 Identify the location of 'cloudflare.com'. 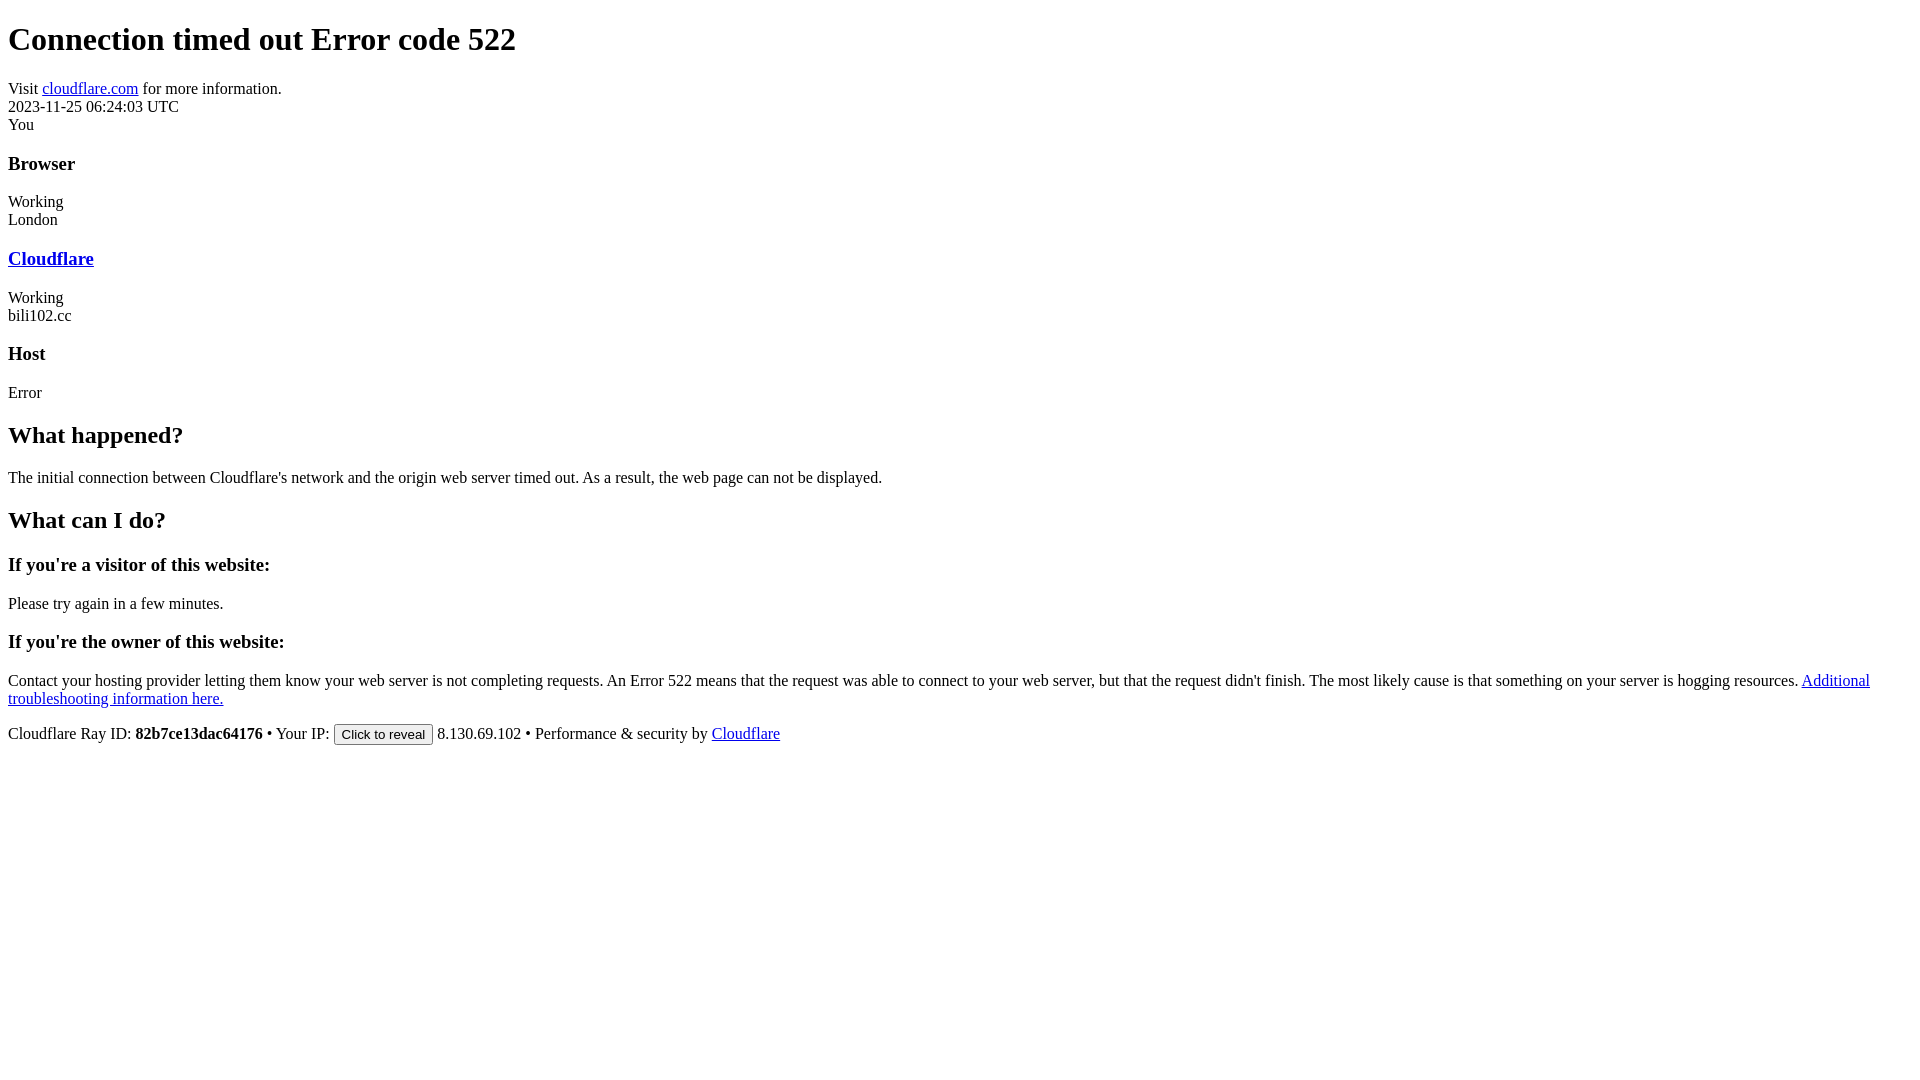
(42, 87).